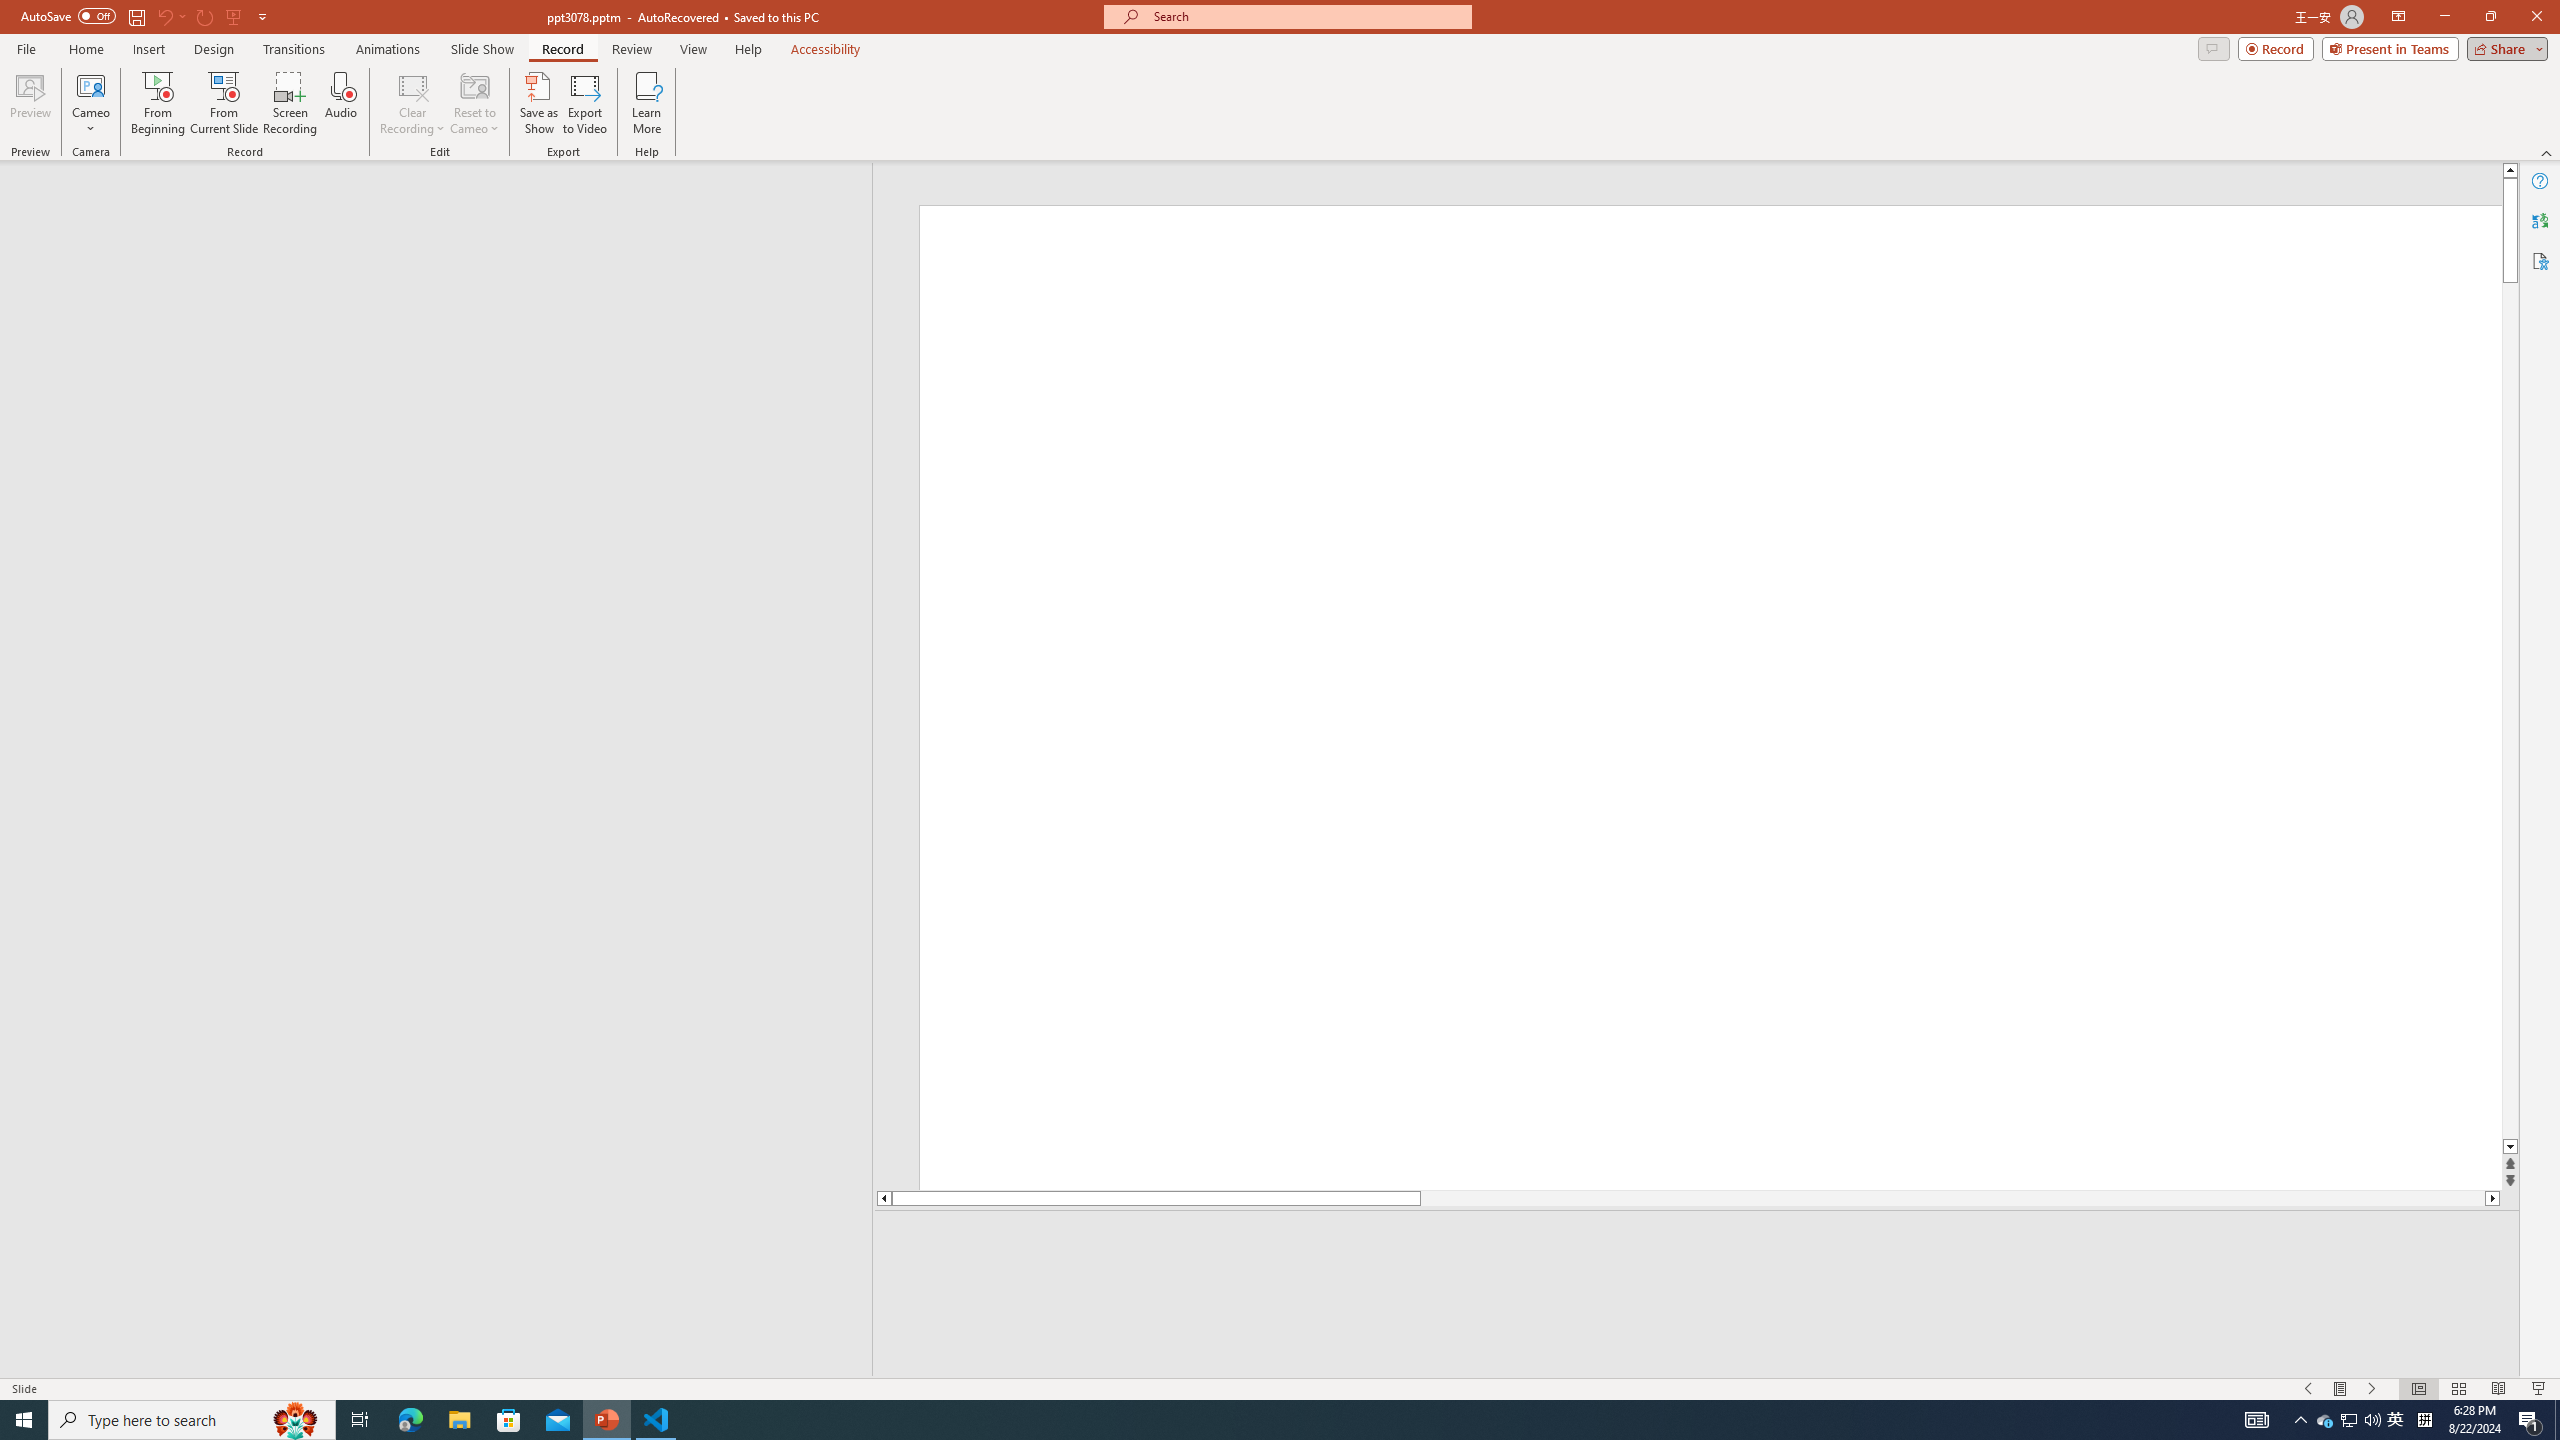 This screenshot has height=1440, width=2560. What do you see at coordinates (647, 103) in the screenshot?
I see `'Learn More'` at bounding box center [647, 103].